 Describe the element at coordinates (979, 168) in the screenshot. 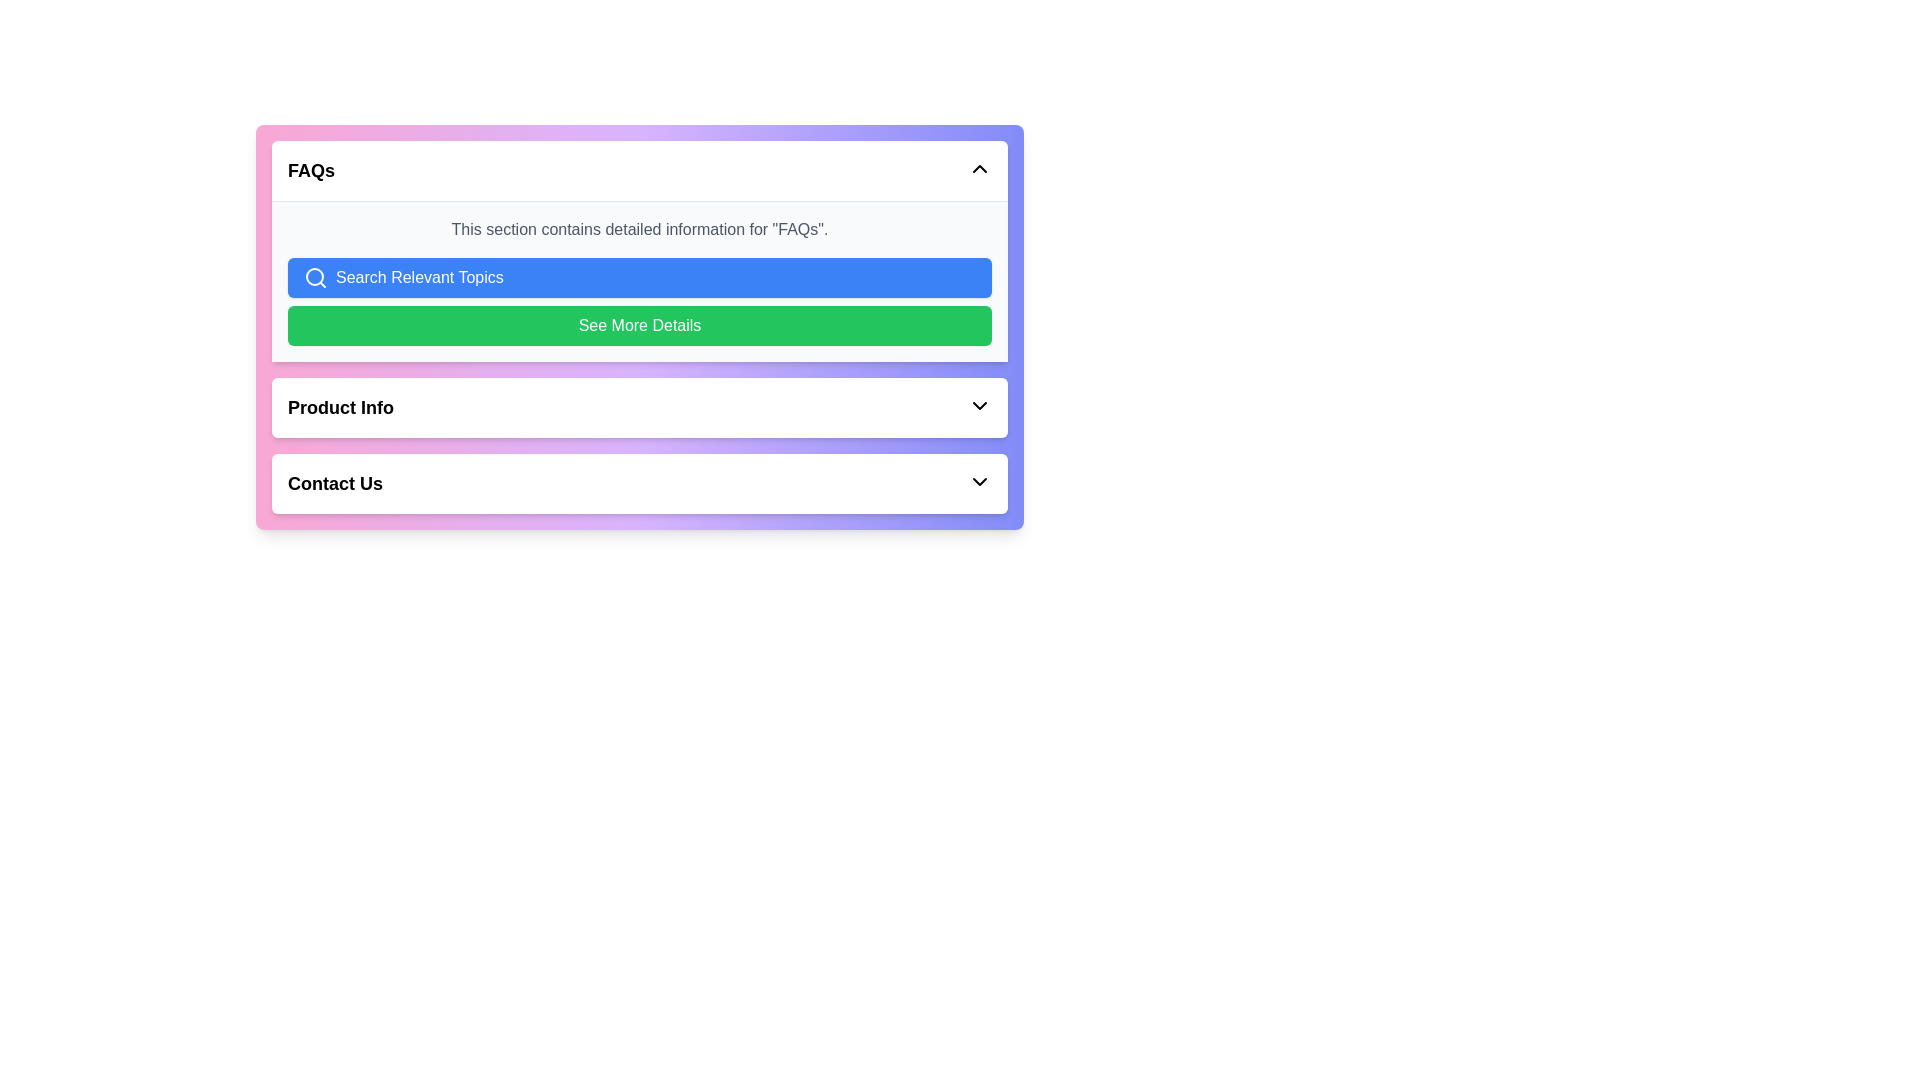

I see `the upward-pointing chevron icon located in the header section labeled 'FAQs'` at that location.